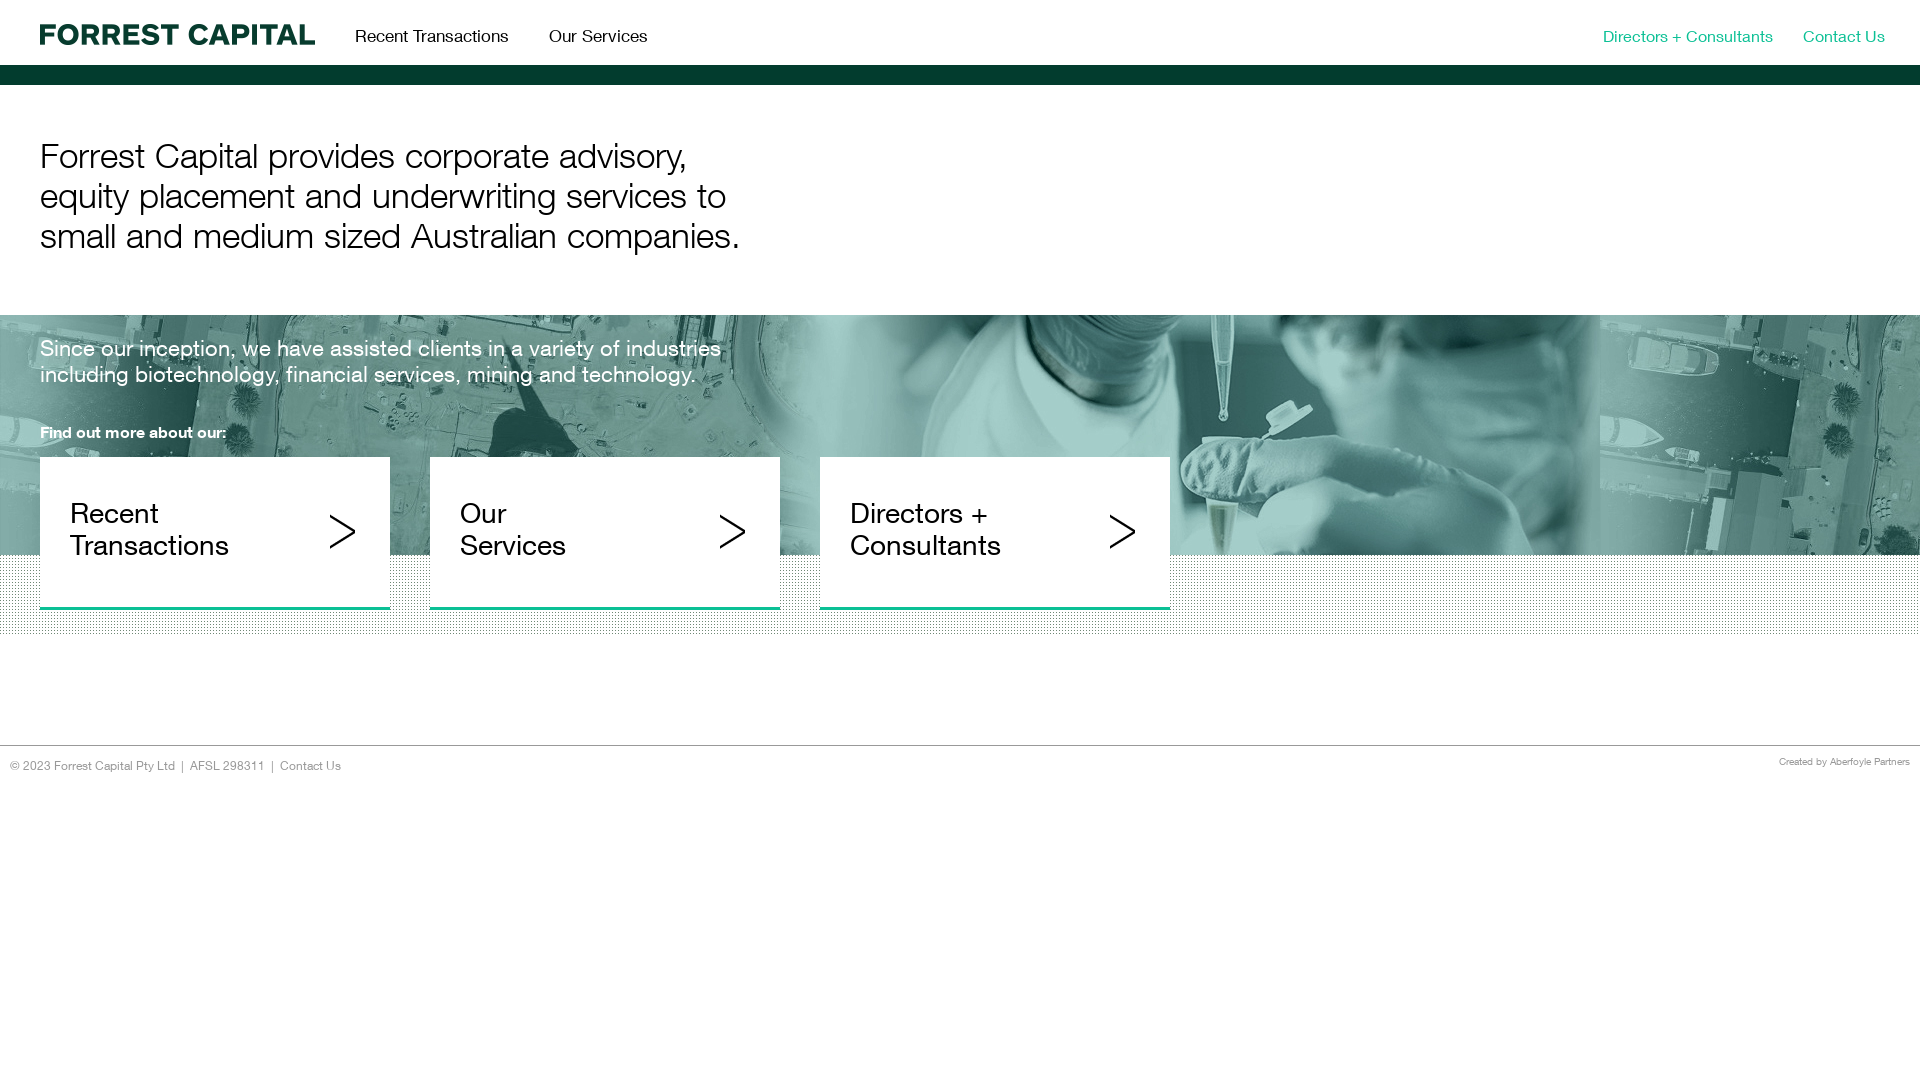 The width and height of the screenshot is (1920, 1080). Describe the element at coordinates (309, 765) in the screenshot. I see `'Contact Us'` at that location.